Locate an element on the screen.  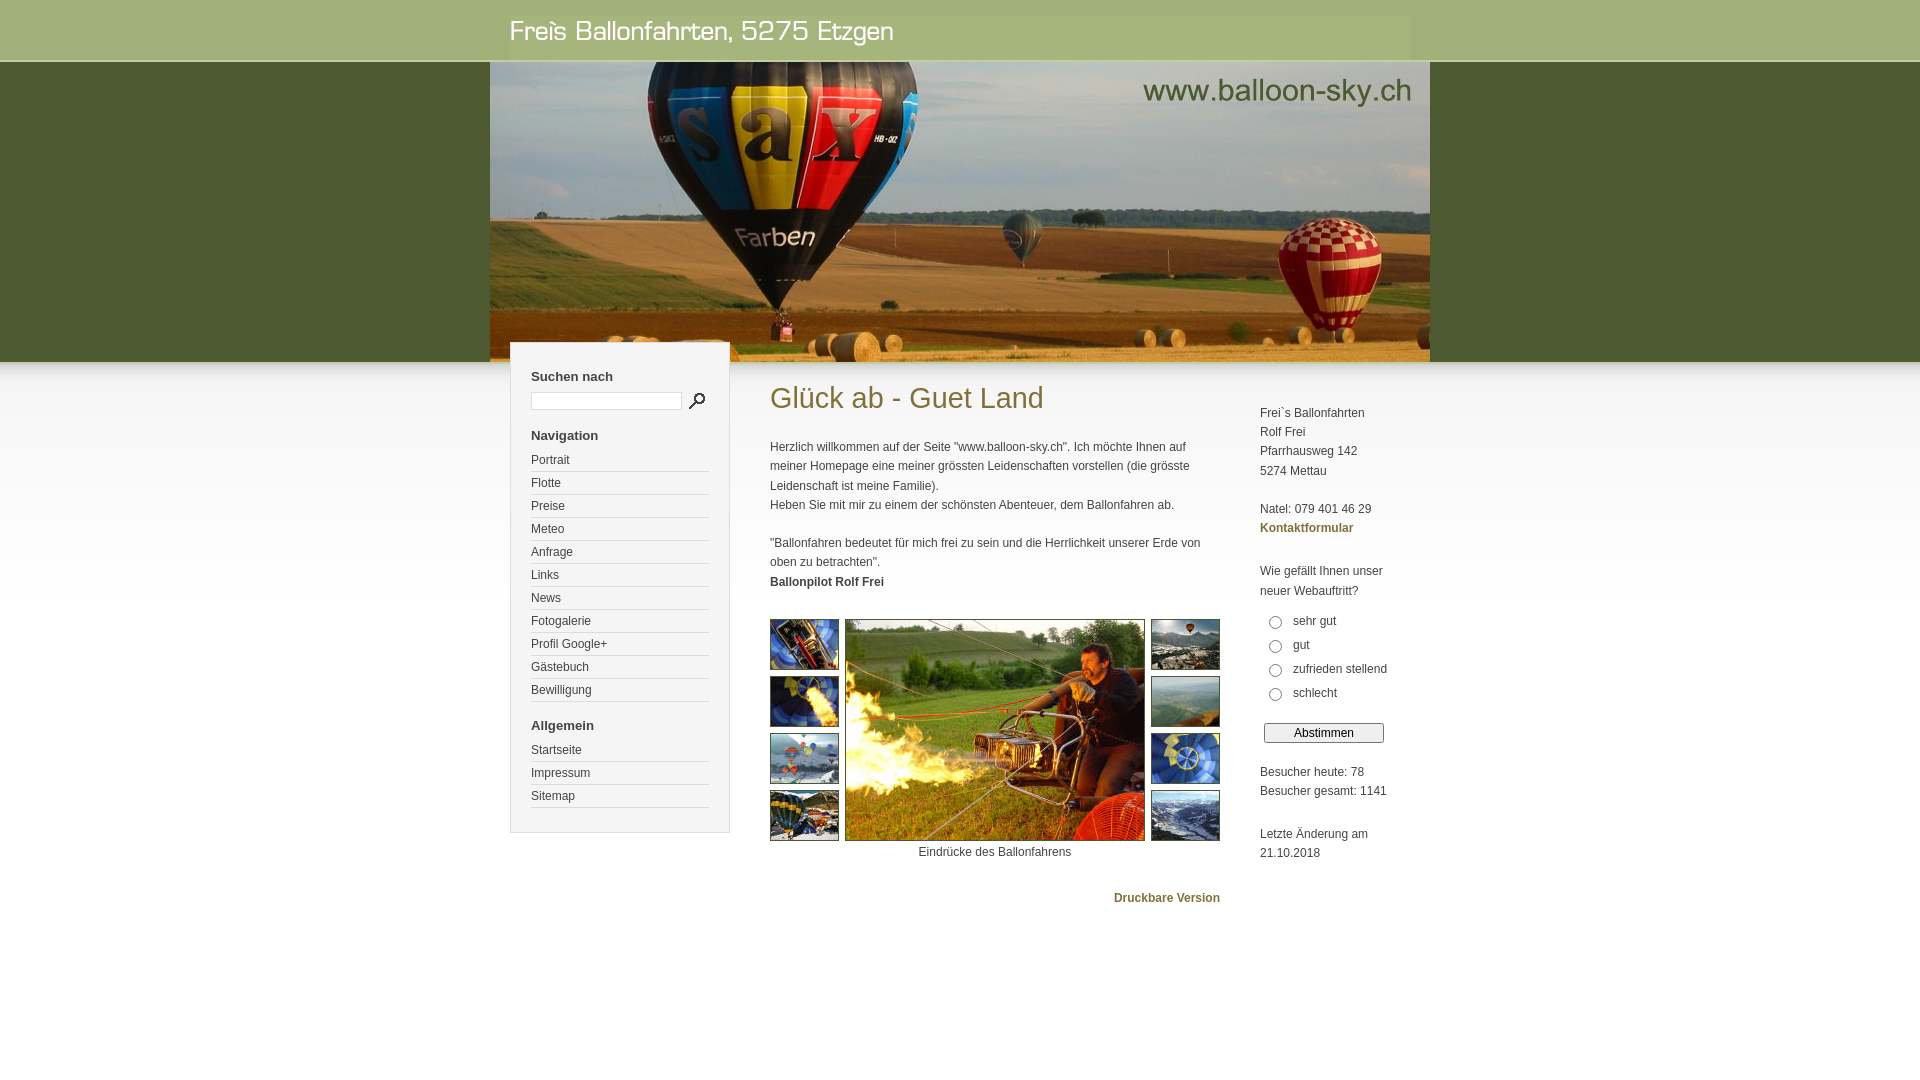
'Fotogalerie' is located at coordinates (531, 620).